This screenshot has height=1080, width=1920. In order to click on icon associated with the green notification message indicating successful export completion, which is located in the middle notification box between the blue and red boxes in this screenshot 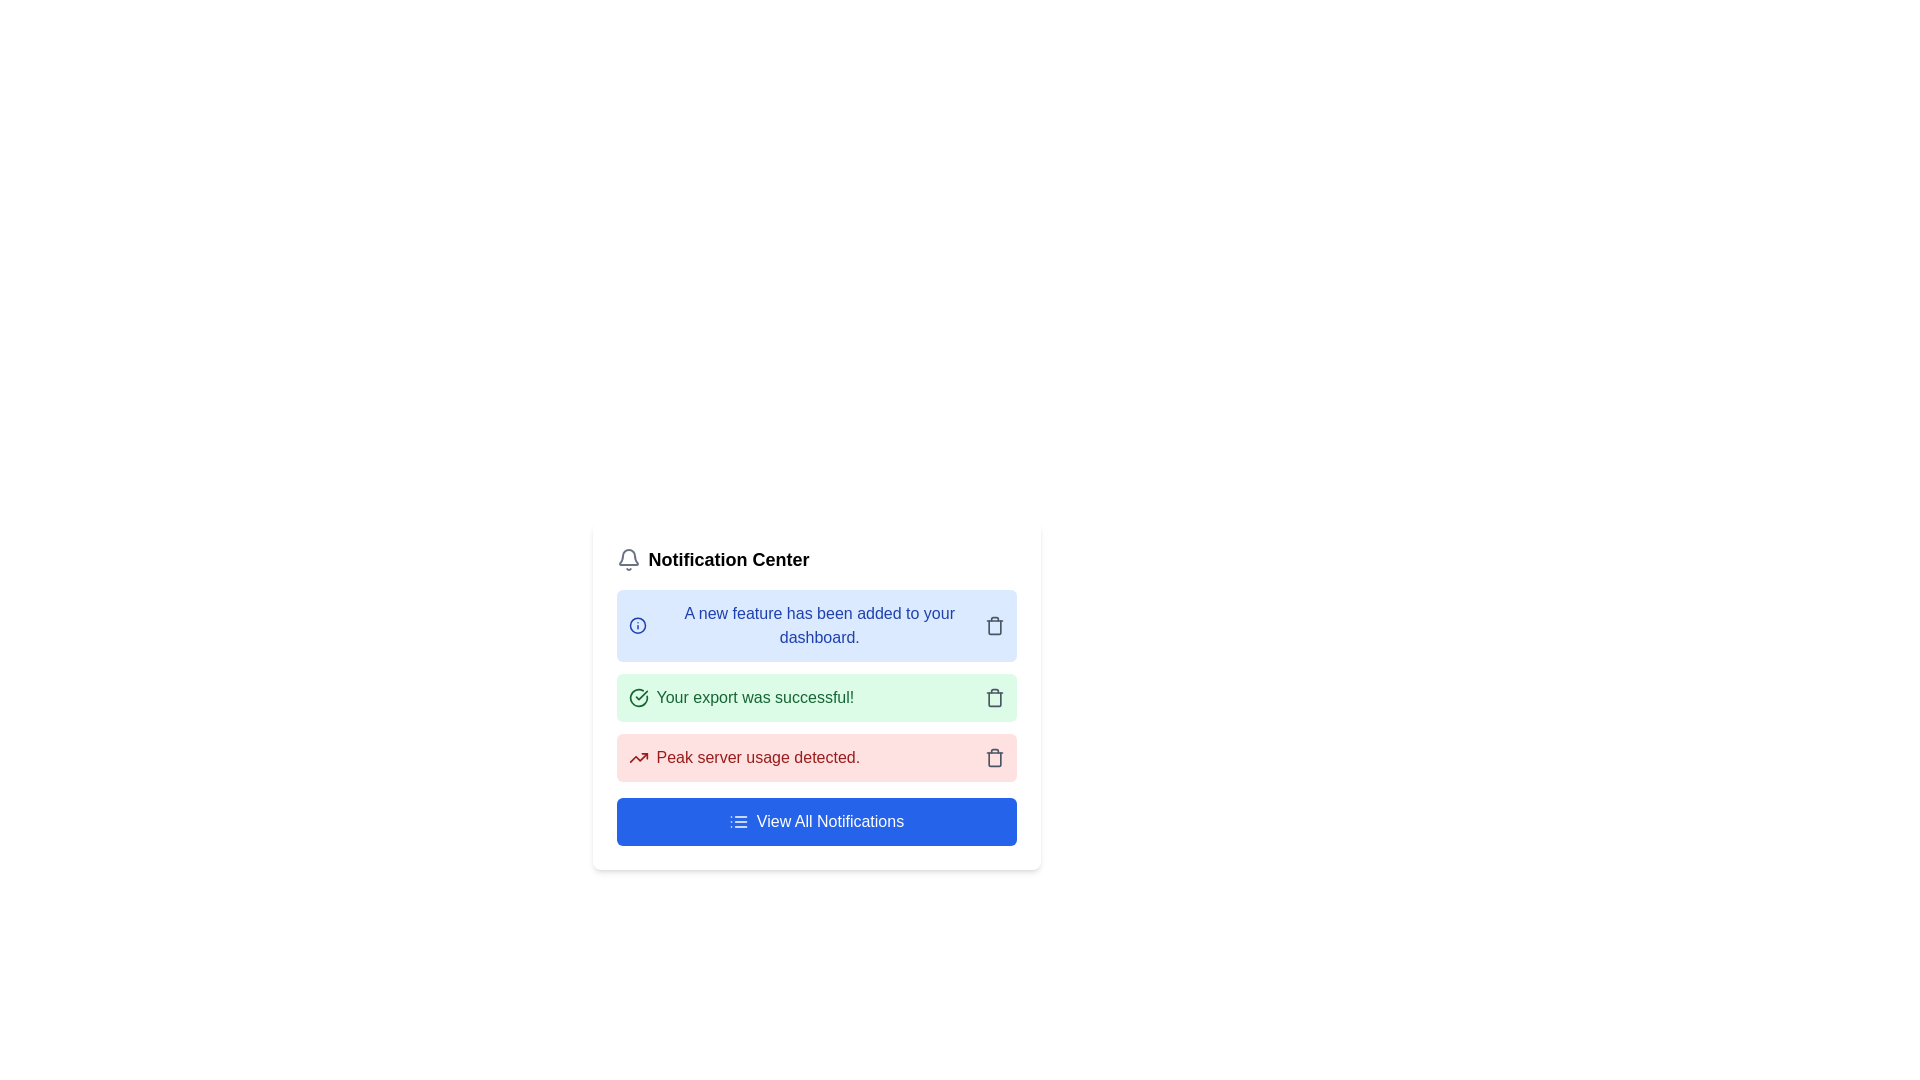, I will do `click(740, 697)`.